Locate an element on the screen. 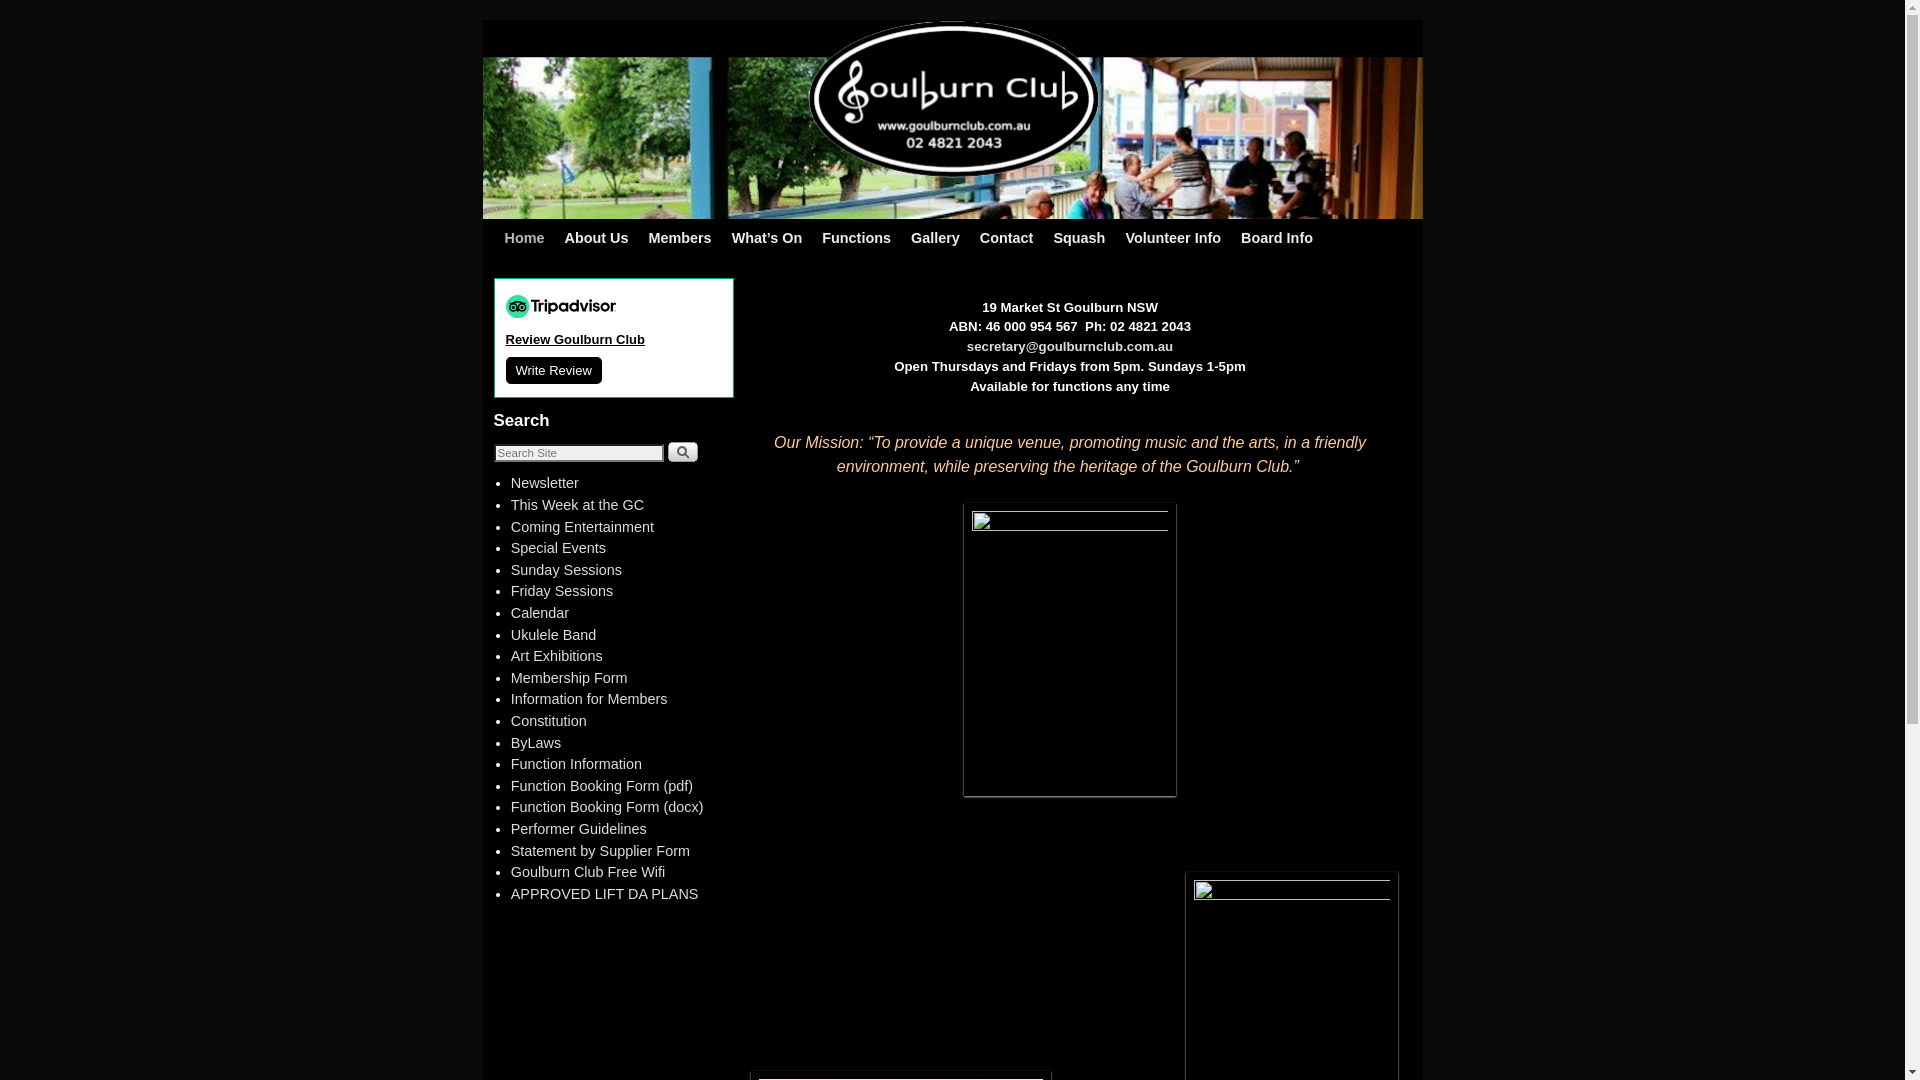  'Function Booking Form (docx)' is located at coordinates (606, 805).